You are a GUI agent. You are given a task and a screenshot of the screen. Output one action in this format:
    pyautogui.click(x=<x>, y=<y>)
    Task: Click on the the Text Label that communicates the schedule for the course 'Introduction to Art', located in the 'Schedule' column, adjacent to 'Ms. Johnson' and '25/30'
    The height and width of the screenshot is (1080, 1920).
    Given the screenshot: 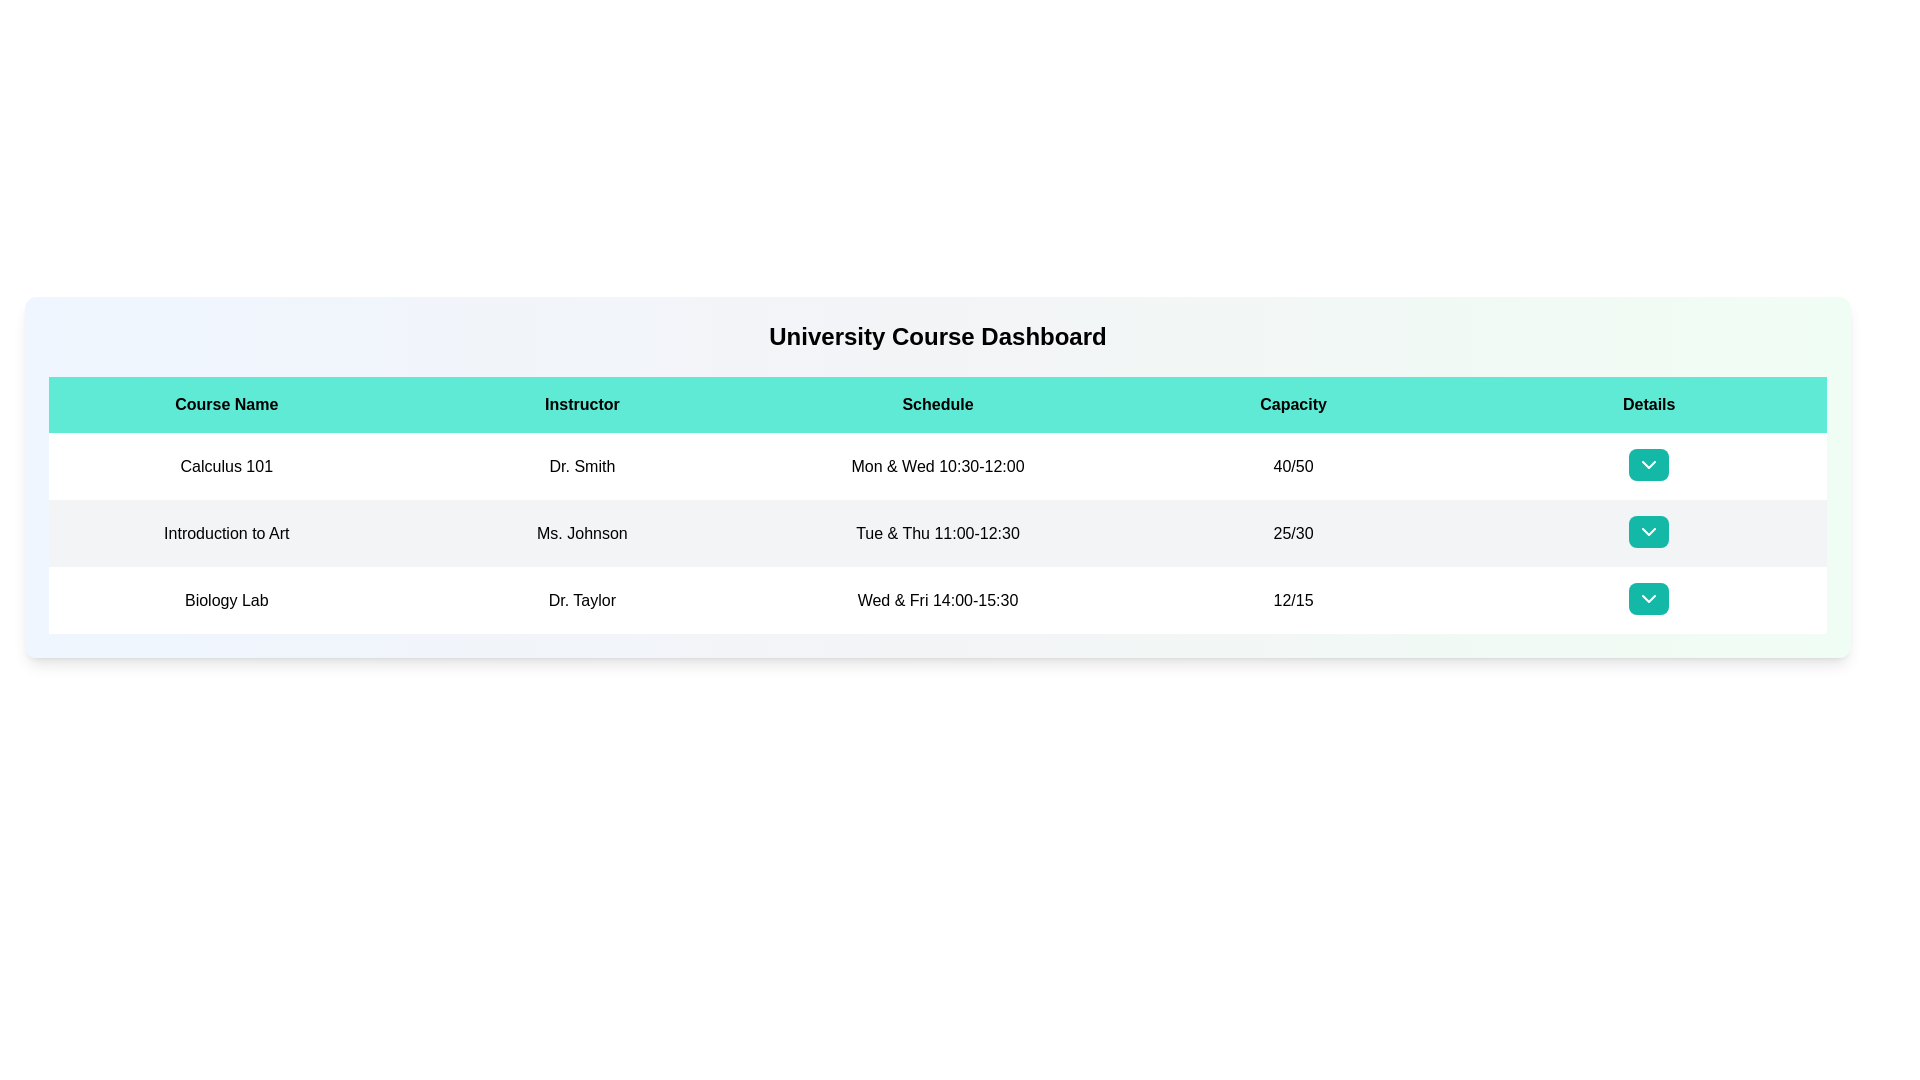 What is the action you would take?
    pyautogui.click(x=936, y=532)
    